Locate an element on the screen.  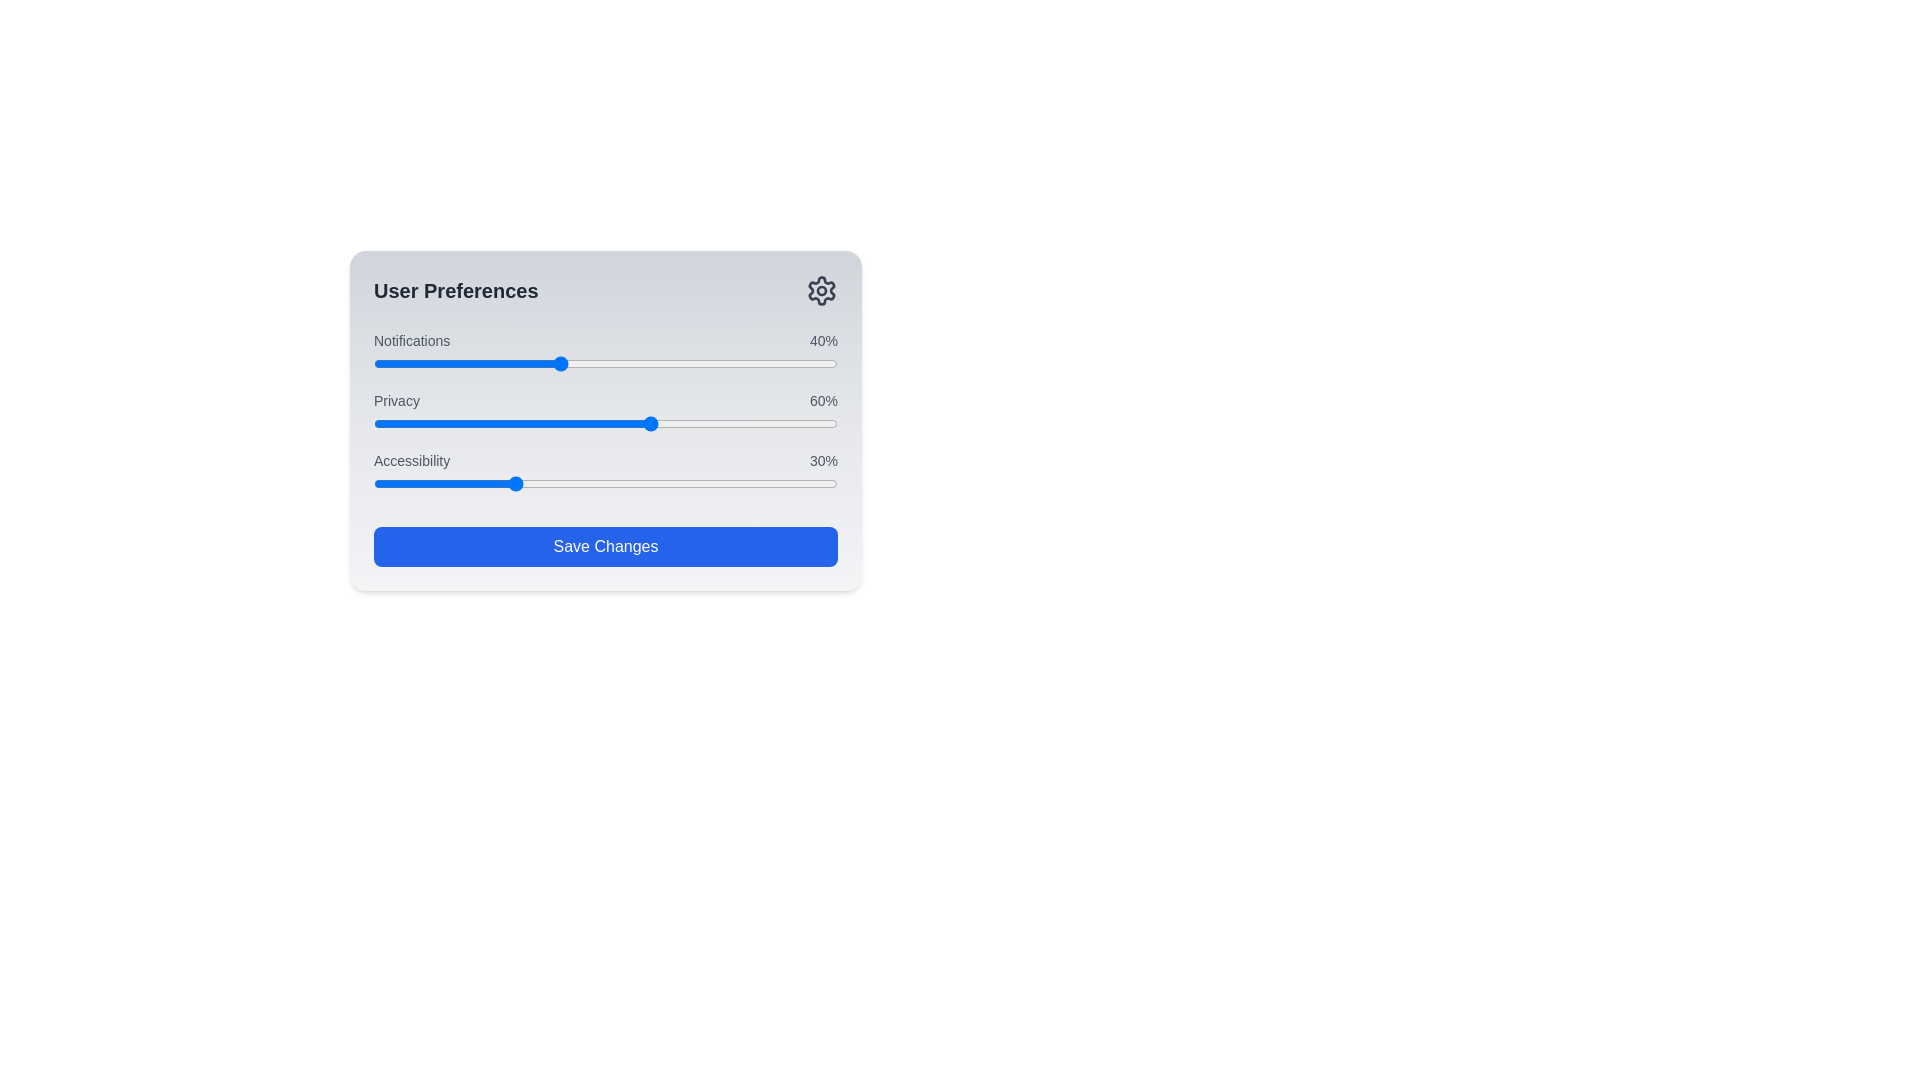
the settings icon located at the top-right corner of the component is located at coordinates (821, 290).